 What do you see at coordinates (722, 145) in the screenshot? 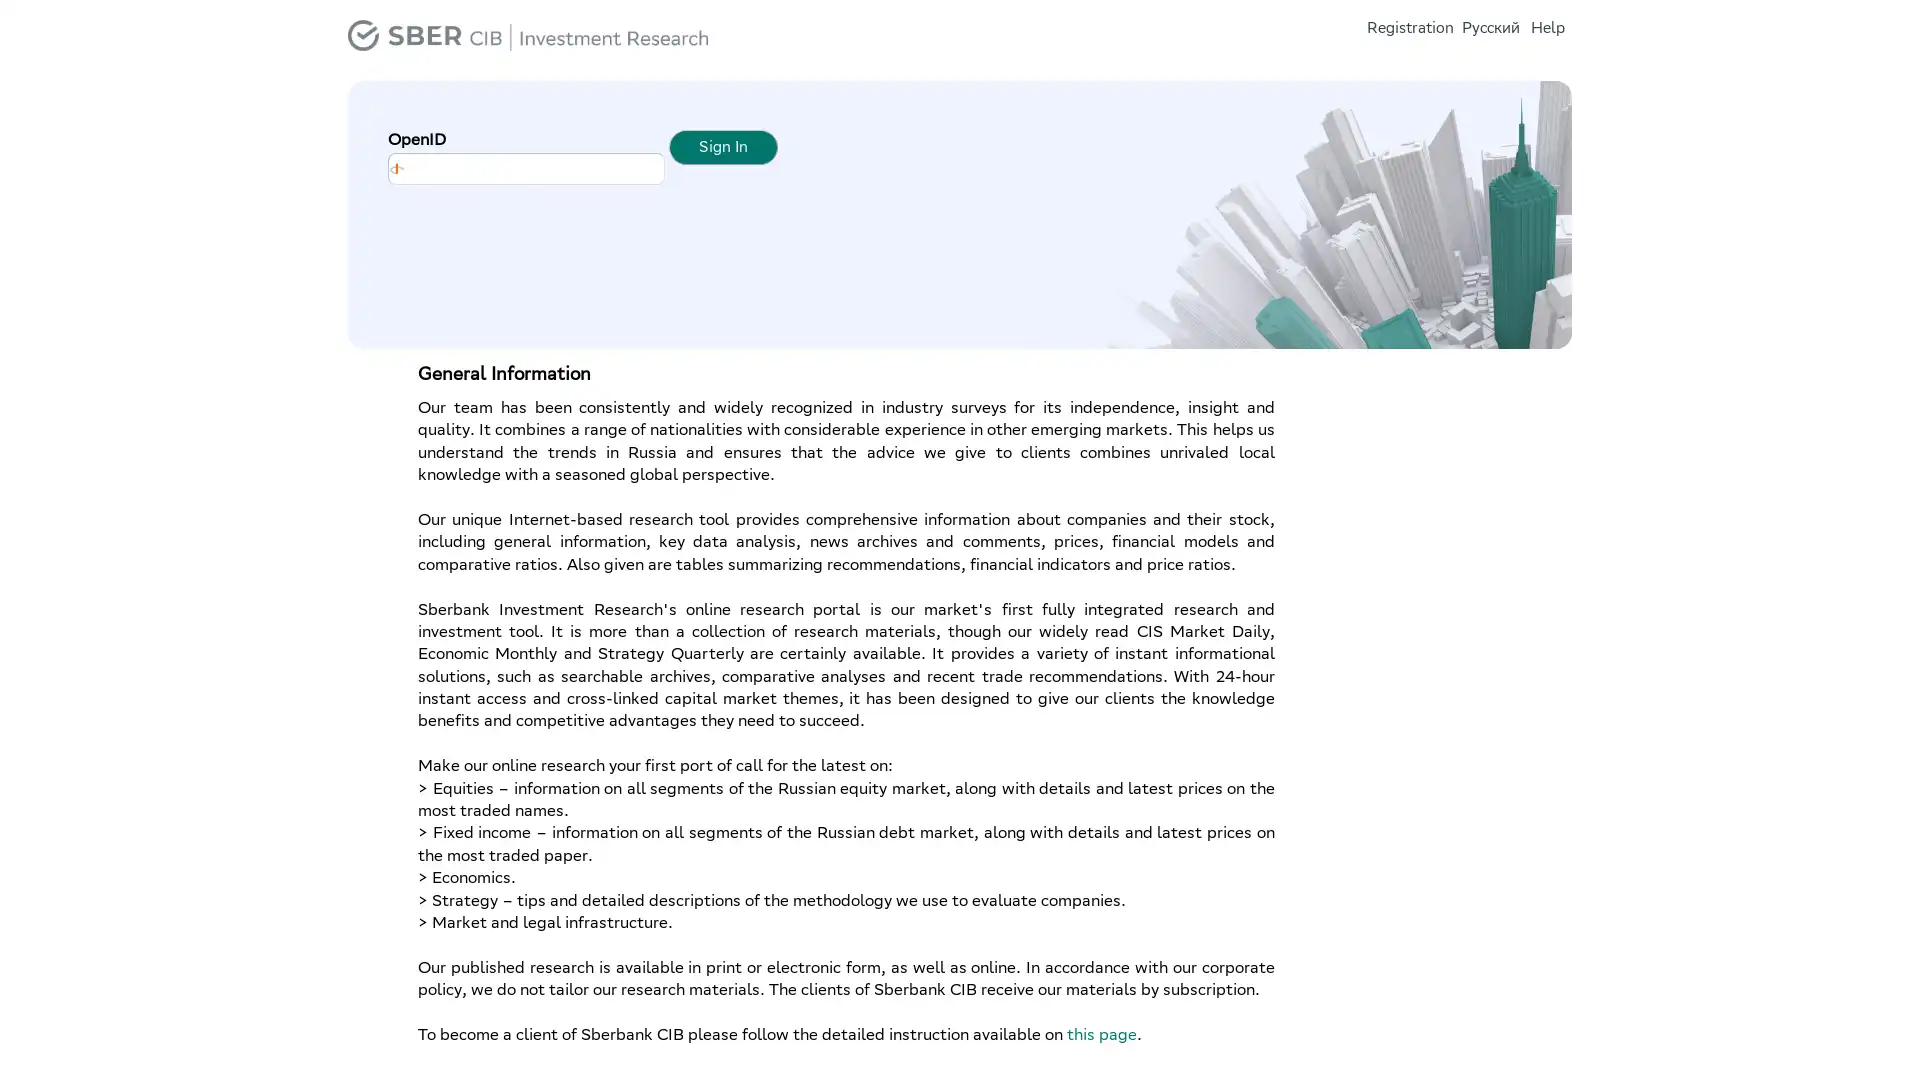
I see `Sign In` at bounding box center [722, 145].